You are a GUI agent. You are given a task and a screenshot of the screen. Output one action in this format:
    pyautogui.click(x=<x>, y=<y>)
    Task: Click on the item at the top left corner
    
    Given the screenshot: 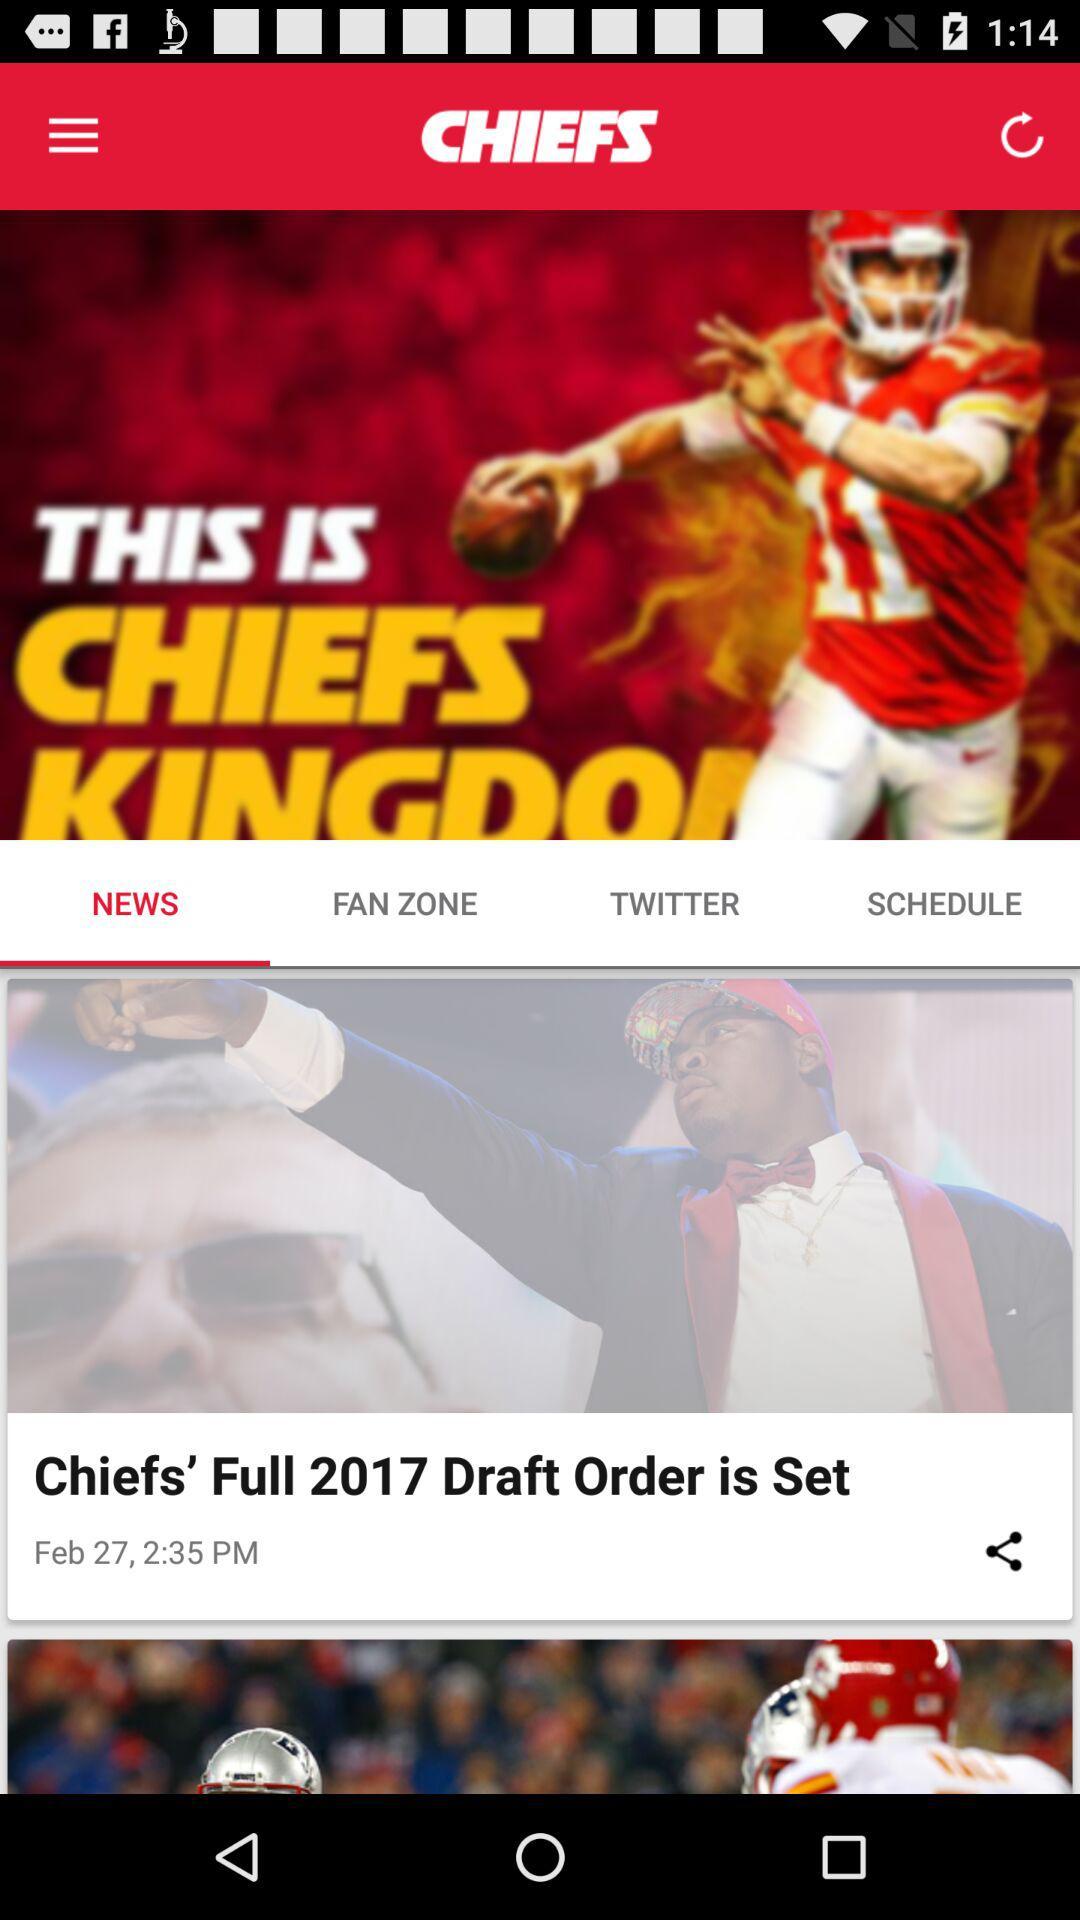 What is the action you would take?
    pyautogui.click(x=72, y=135)
    